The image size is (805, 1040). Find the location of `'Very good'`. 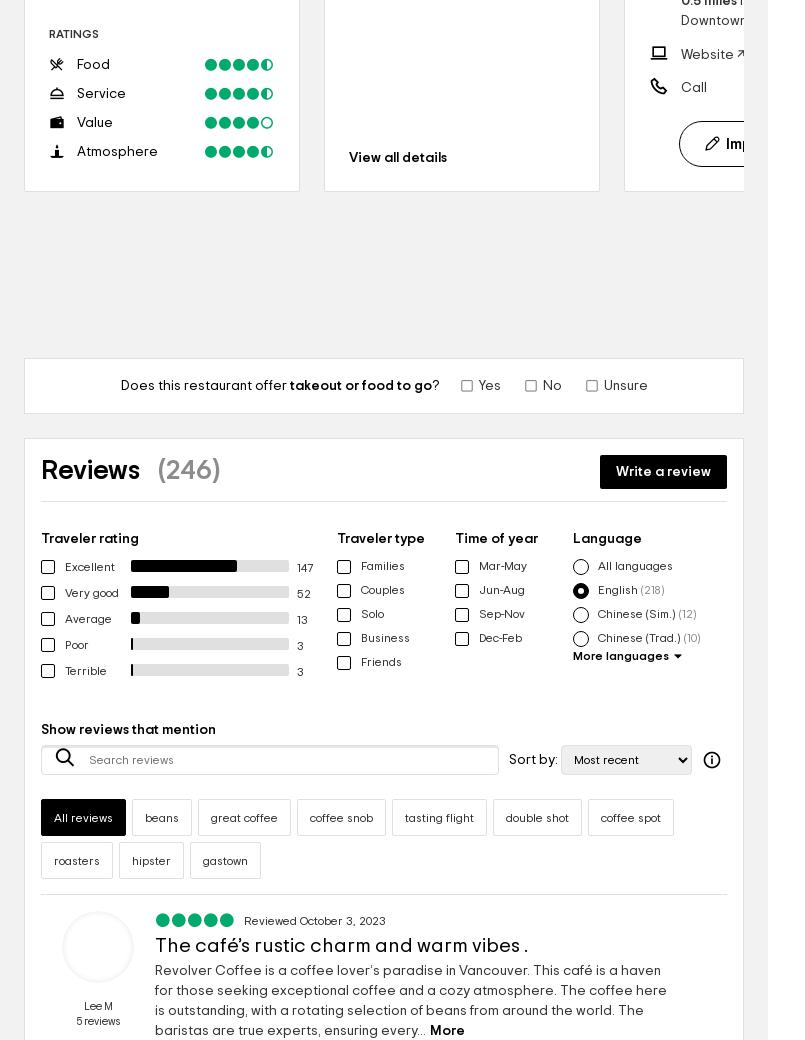

'Very good' is located at coordinates (91, 592).